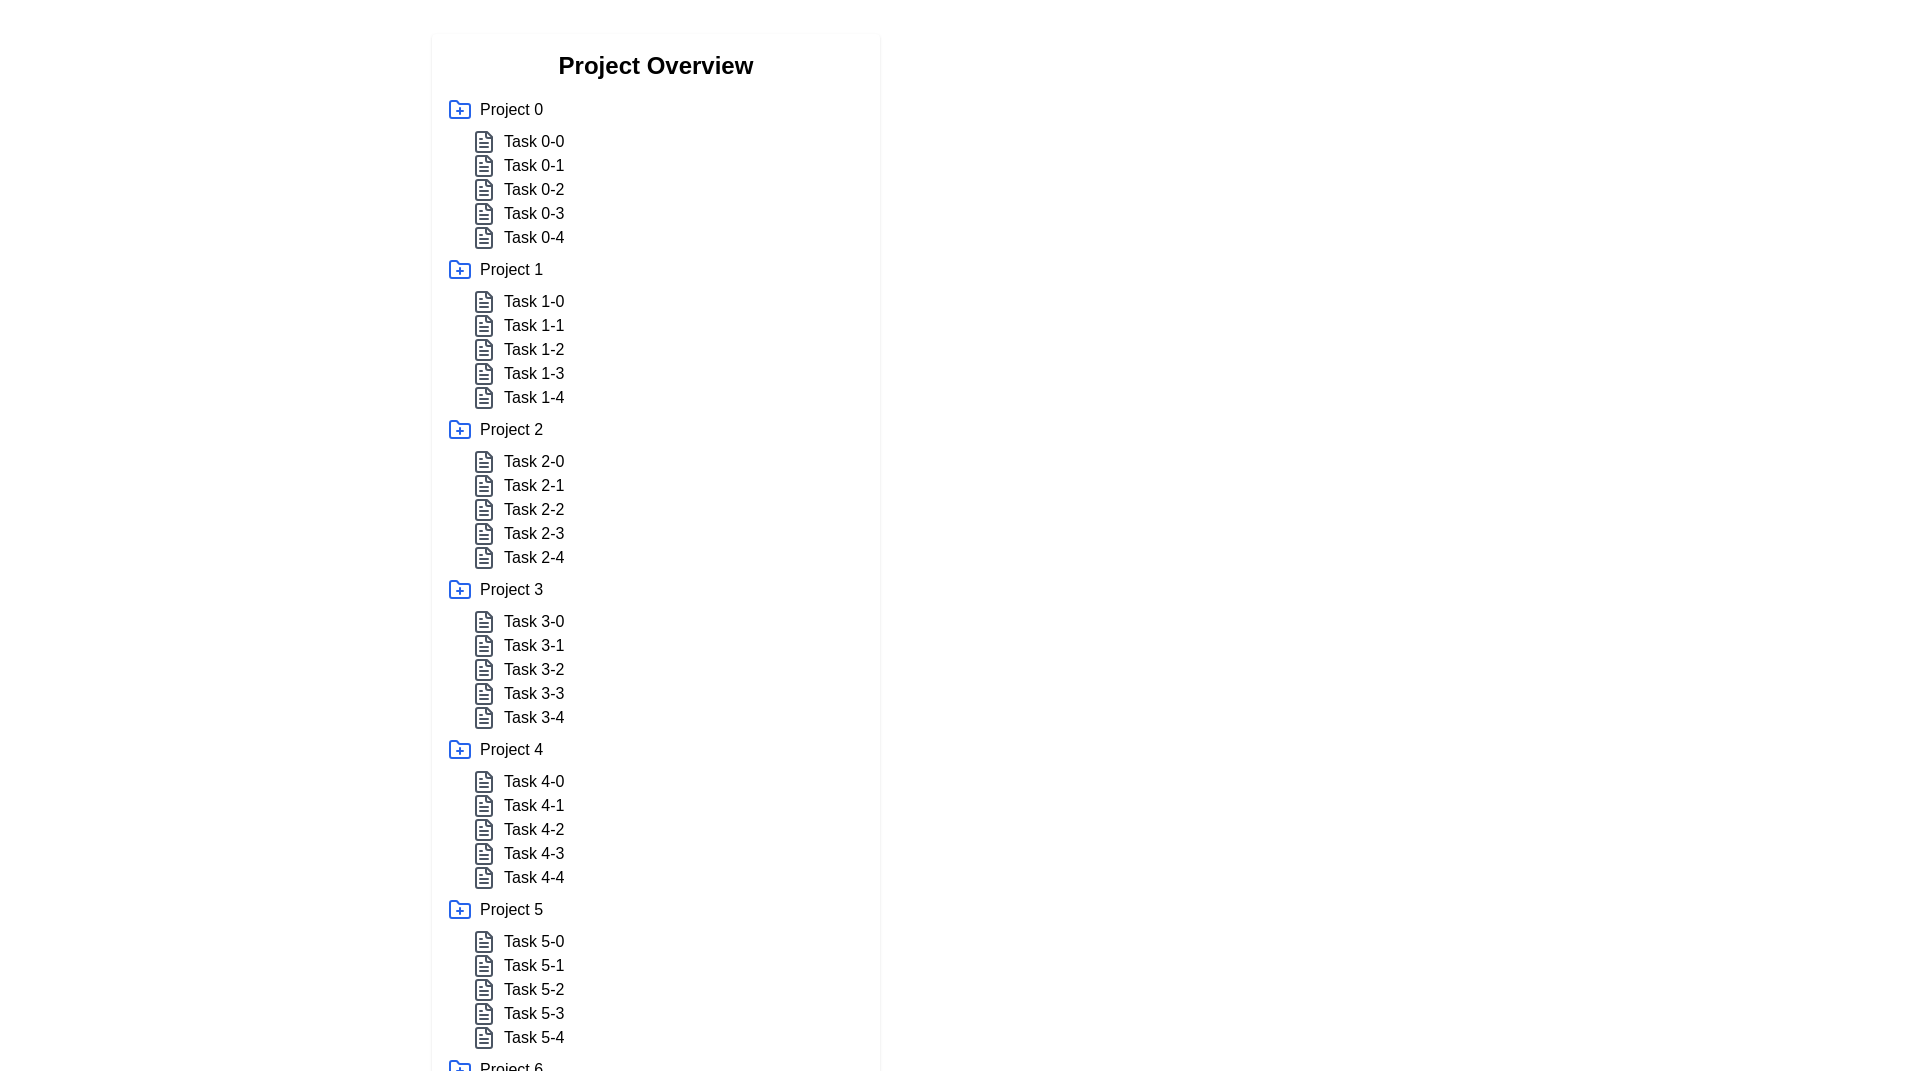 Image resolution: width=1920 pixels, height=1080 pixels. What do you see at coordinates (533, 964) in the screenshot?
I see `the 'Task 5-1' text label` at bounding box center [533, 964].